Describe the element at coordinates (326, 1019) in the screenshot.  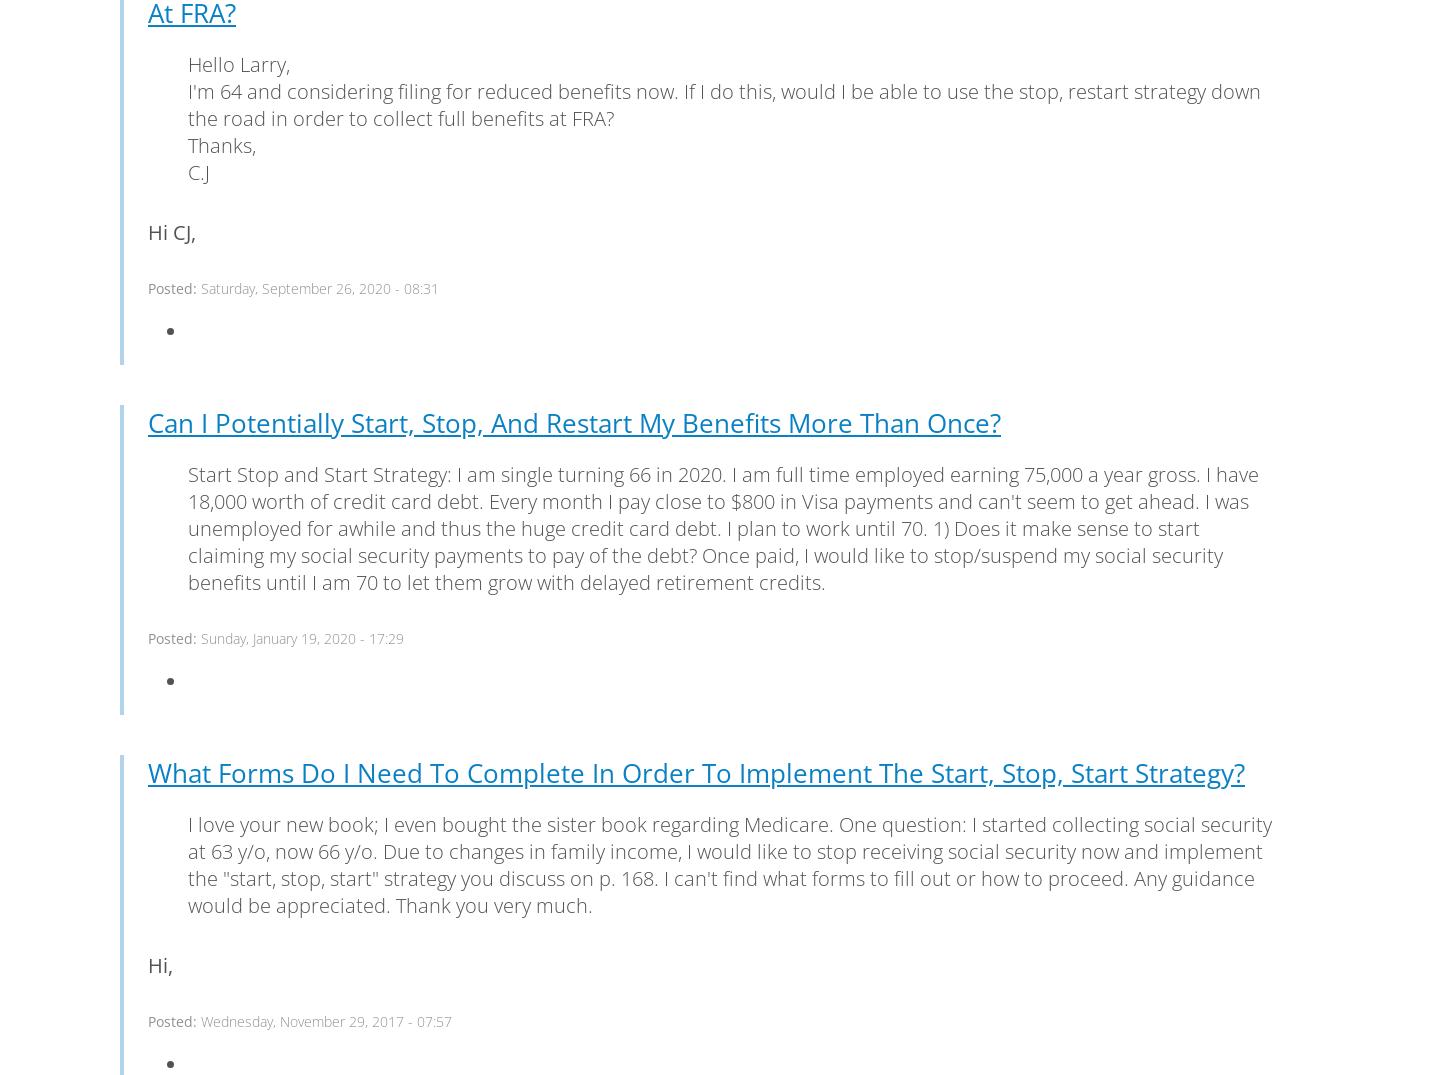
I see `'Wednesday, November 29, 2017 - 07:57'` at that location.